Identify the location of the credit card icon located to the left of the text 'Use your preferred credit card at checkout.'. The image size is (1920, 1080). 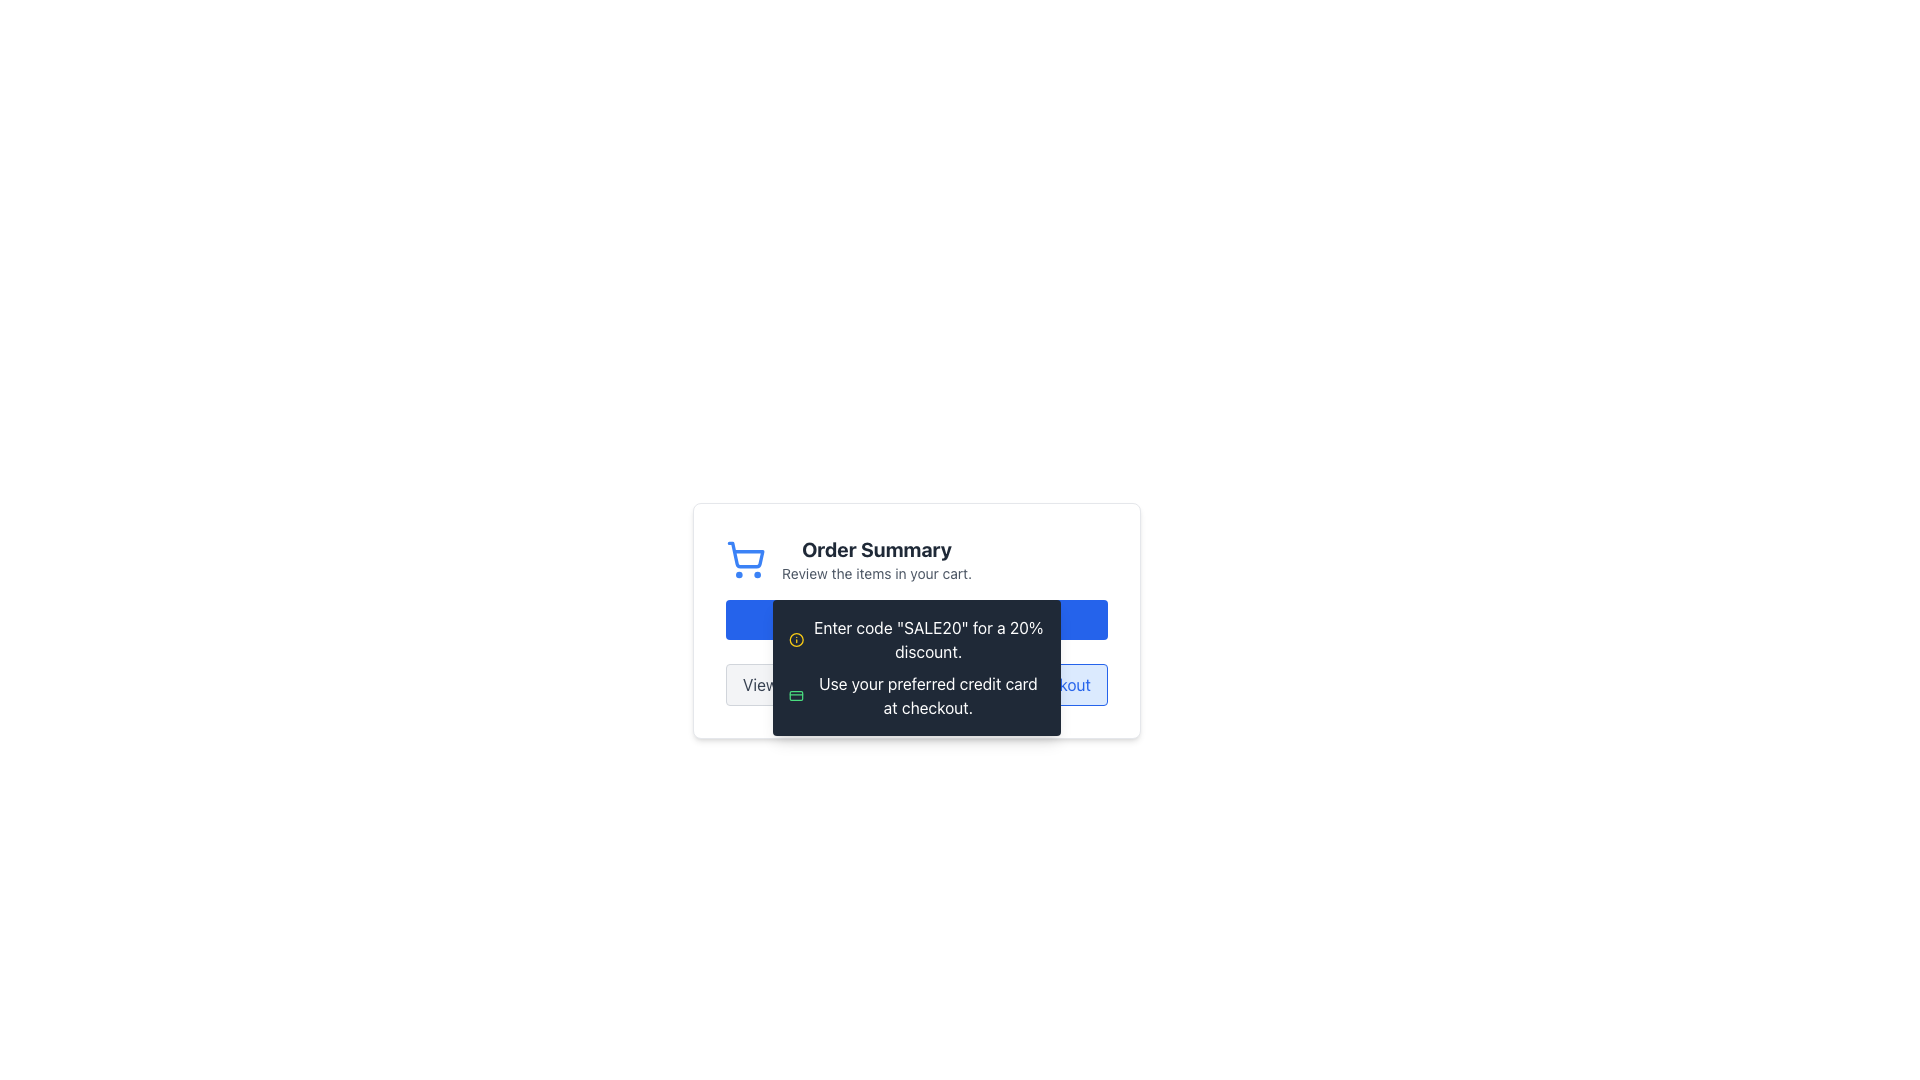
(795, 694).